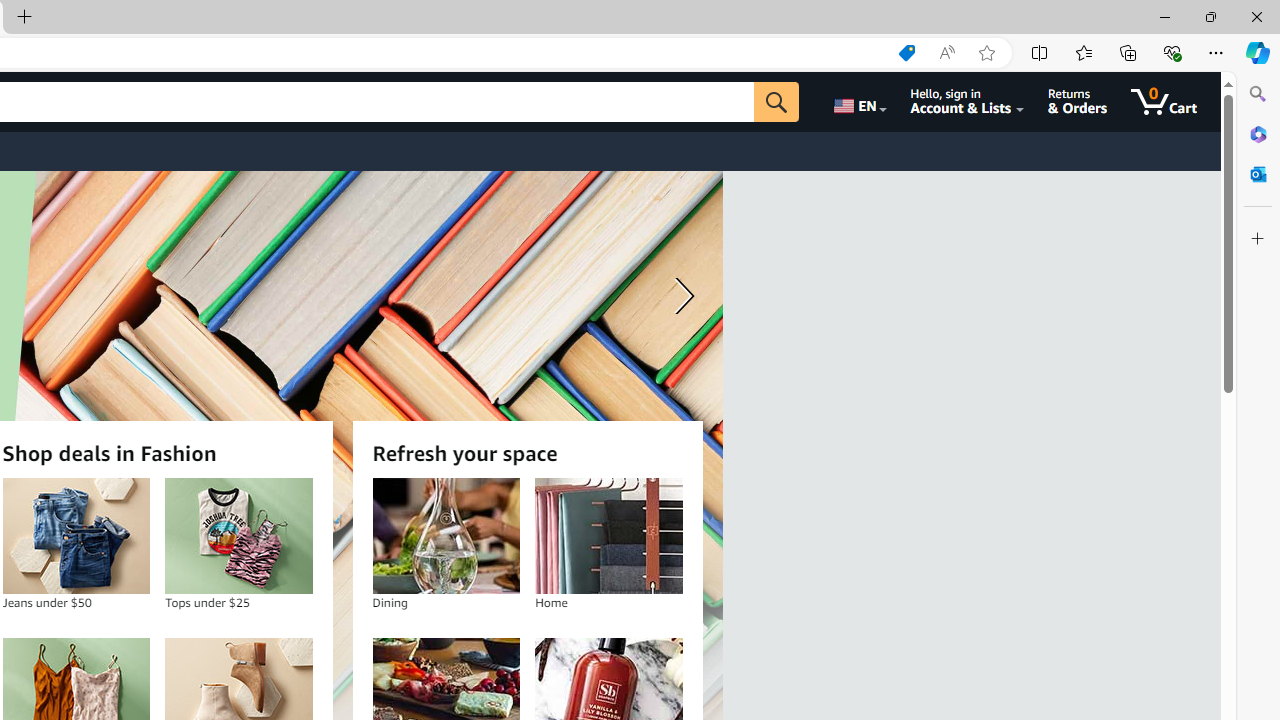 The height and width of the screenshot is (720, 1280). Describe the element at coordinates (858, 101) in the screenshot. I see `'Choose a language for shopping.'` at that location.